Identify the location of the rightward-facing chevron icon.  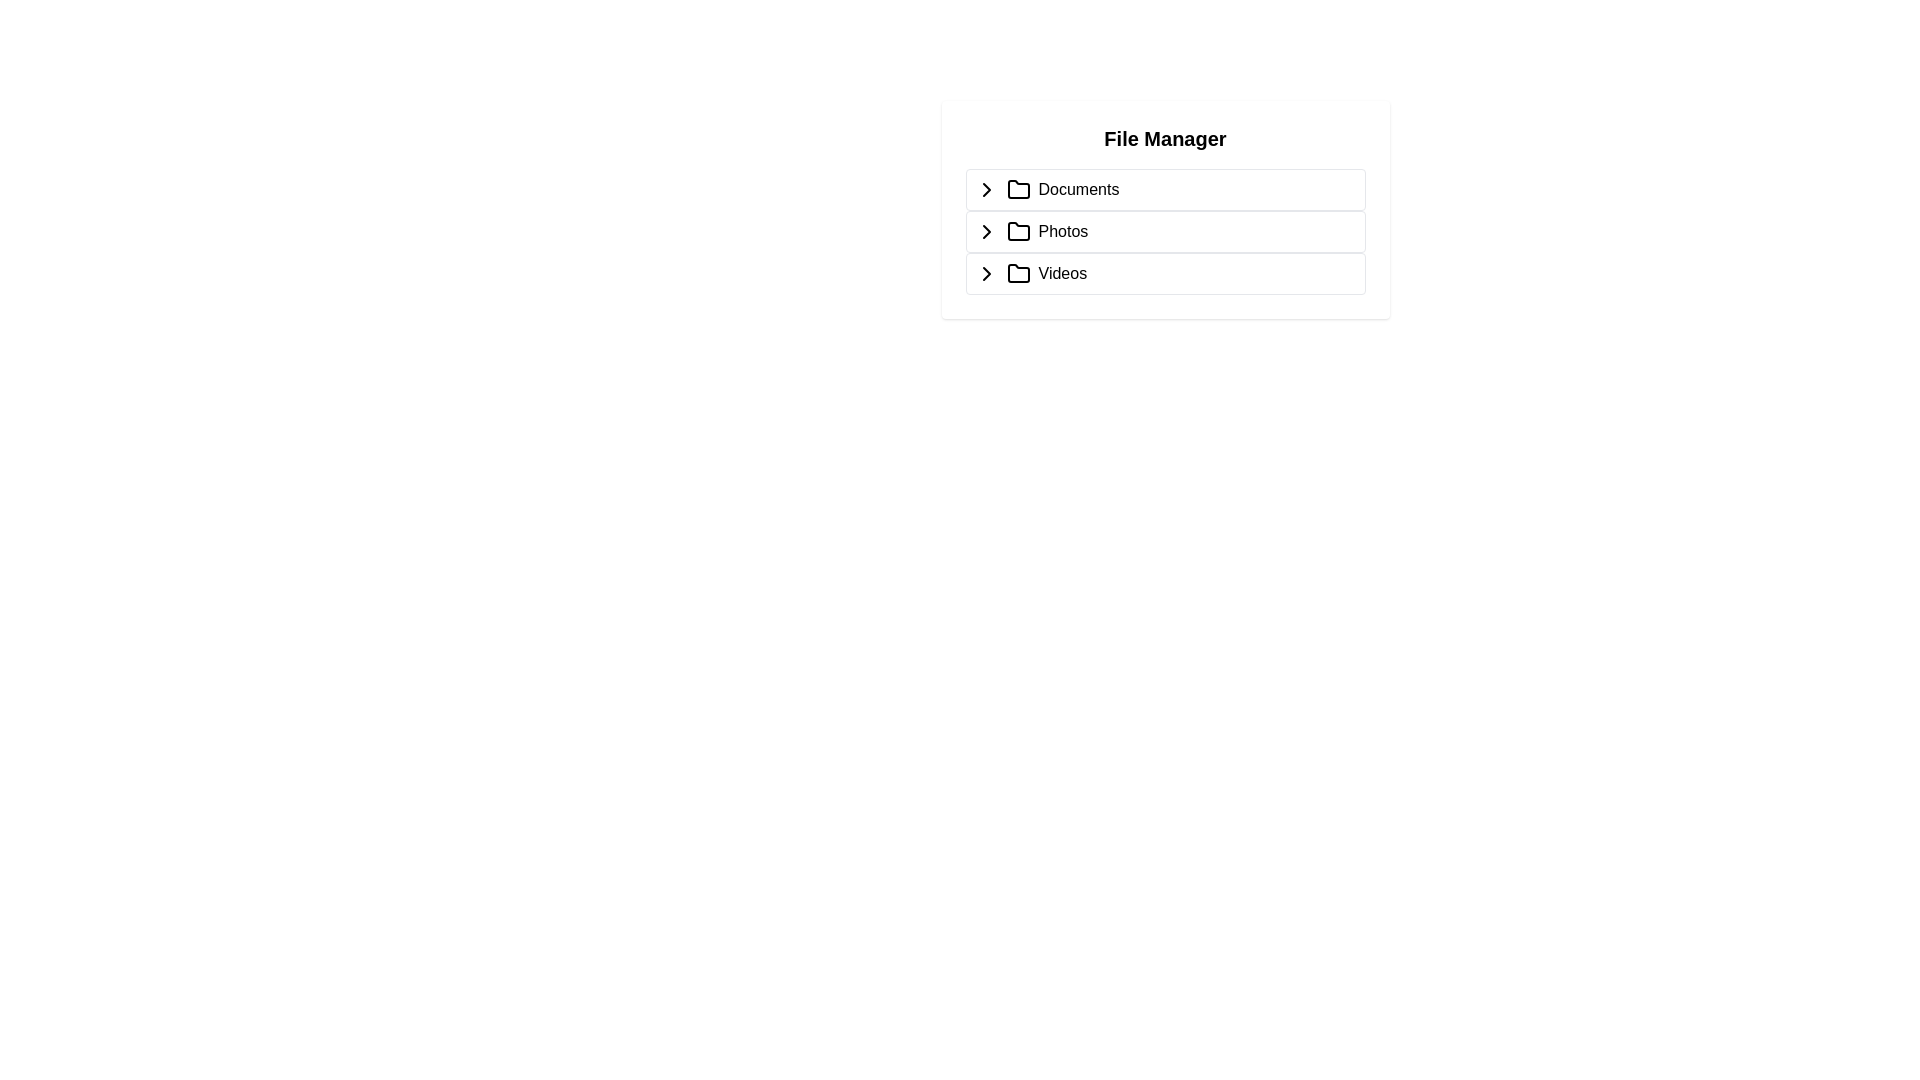
(986, 189).